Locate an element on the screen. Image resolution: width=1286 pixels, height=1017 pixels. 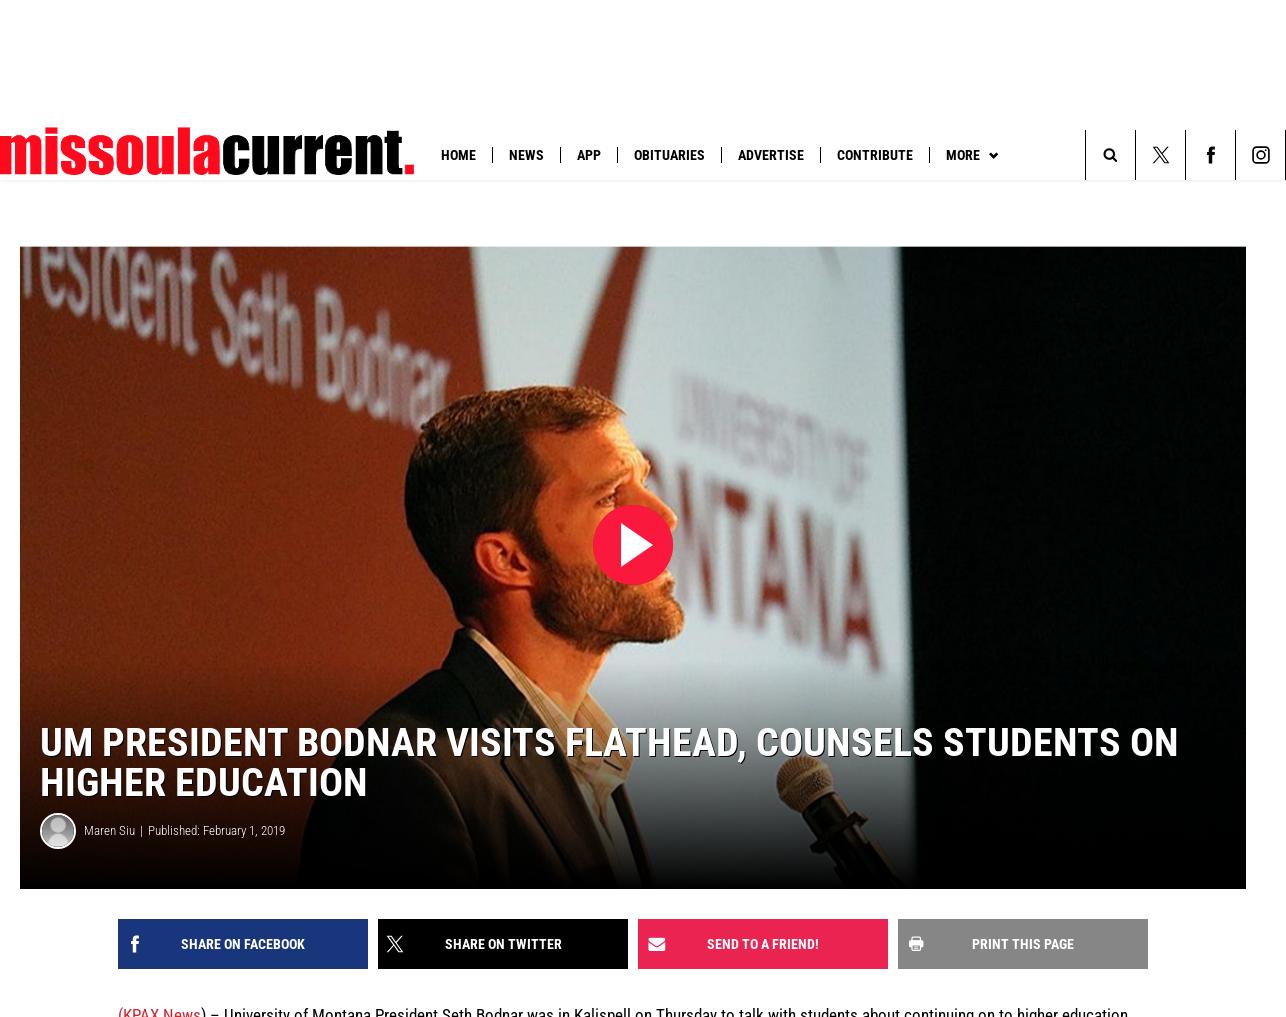
'UM President Bodnar visits Flathead, counsels students on higher education' is located at coordinates (608, 762).